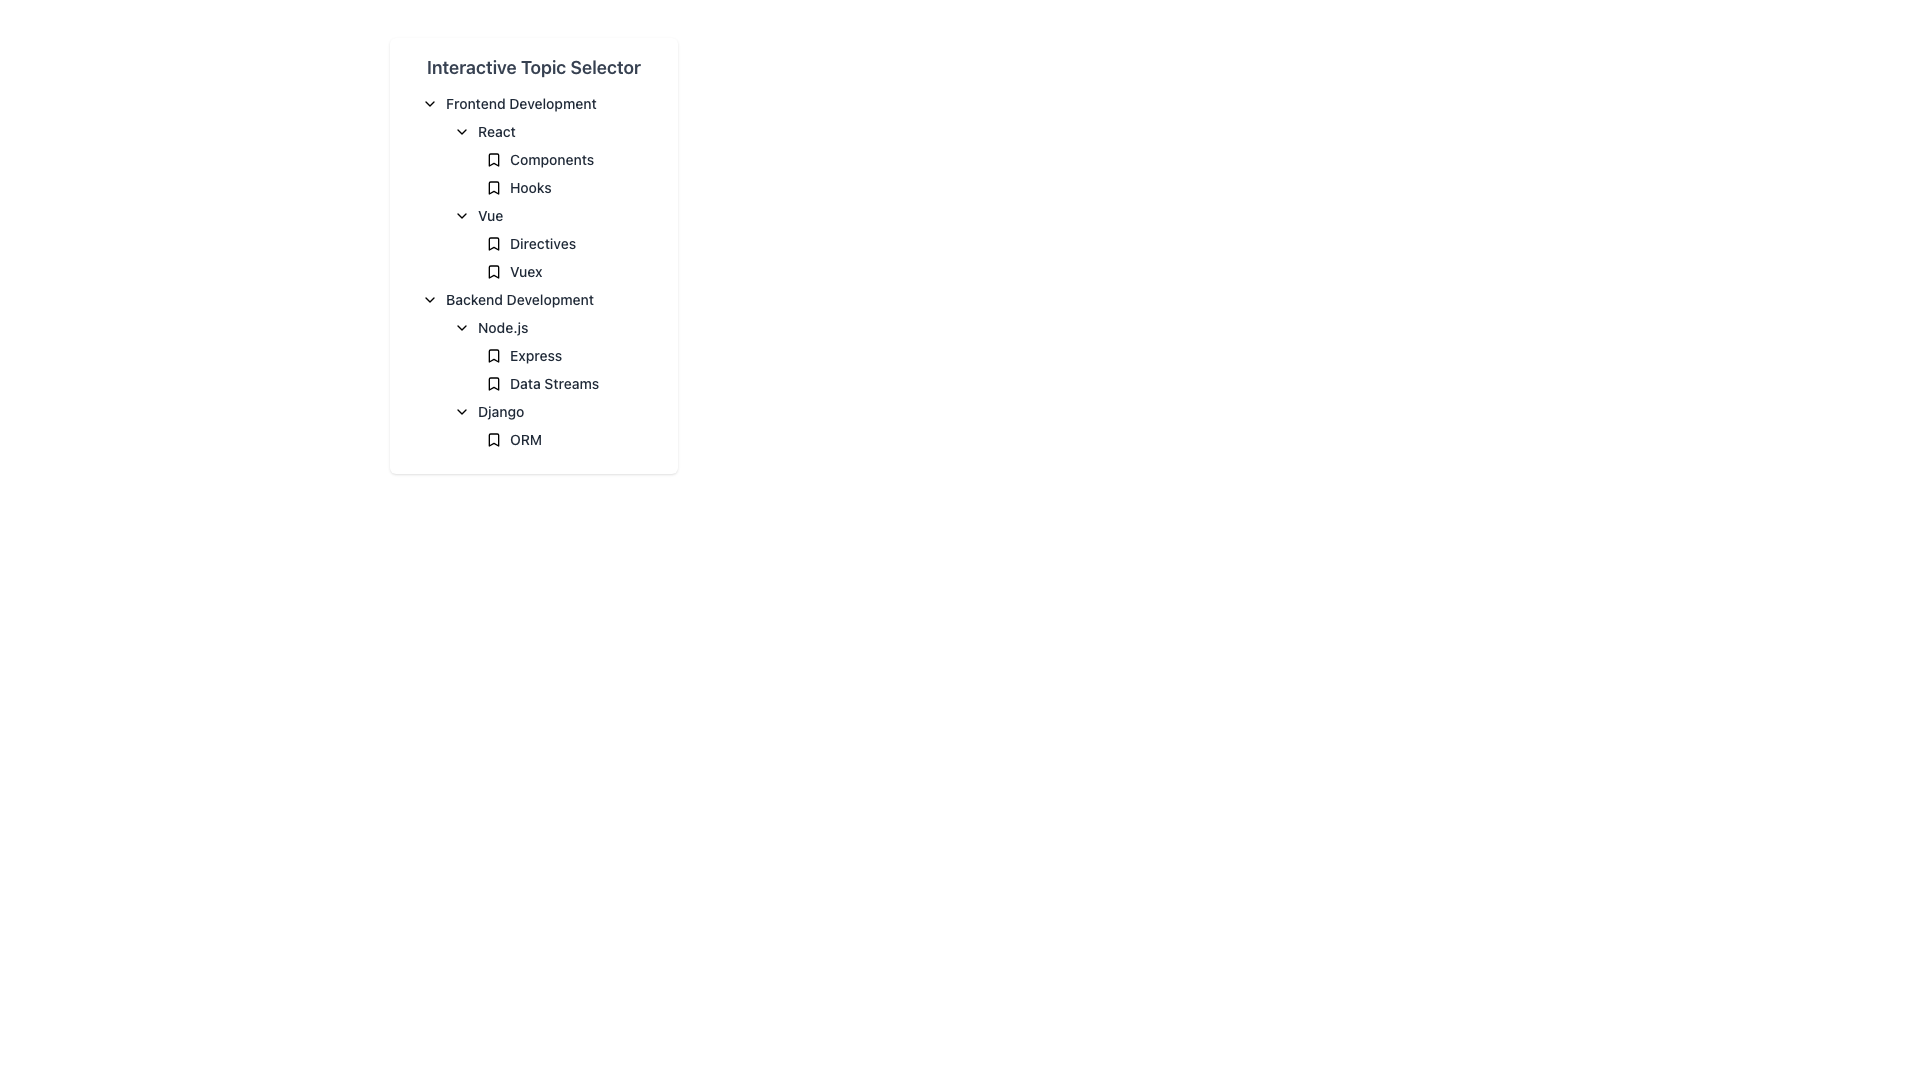 The width and height of the screenshot is (1920, 1080). Describe the element at coordinates (573, 242) in the screenshot. I see `the 'Directives' label with a bookmark icon located below the 'Vue' header in the 'Frontend Development' category` at that location.